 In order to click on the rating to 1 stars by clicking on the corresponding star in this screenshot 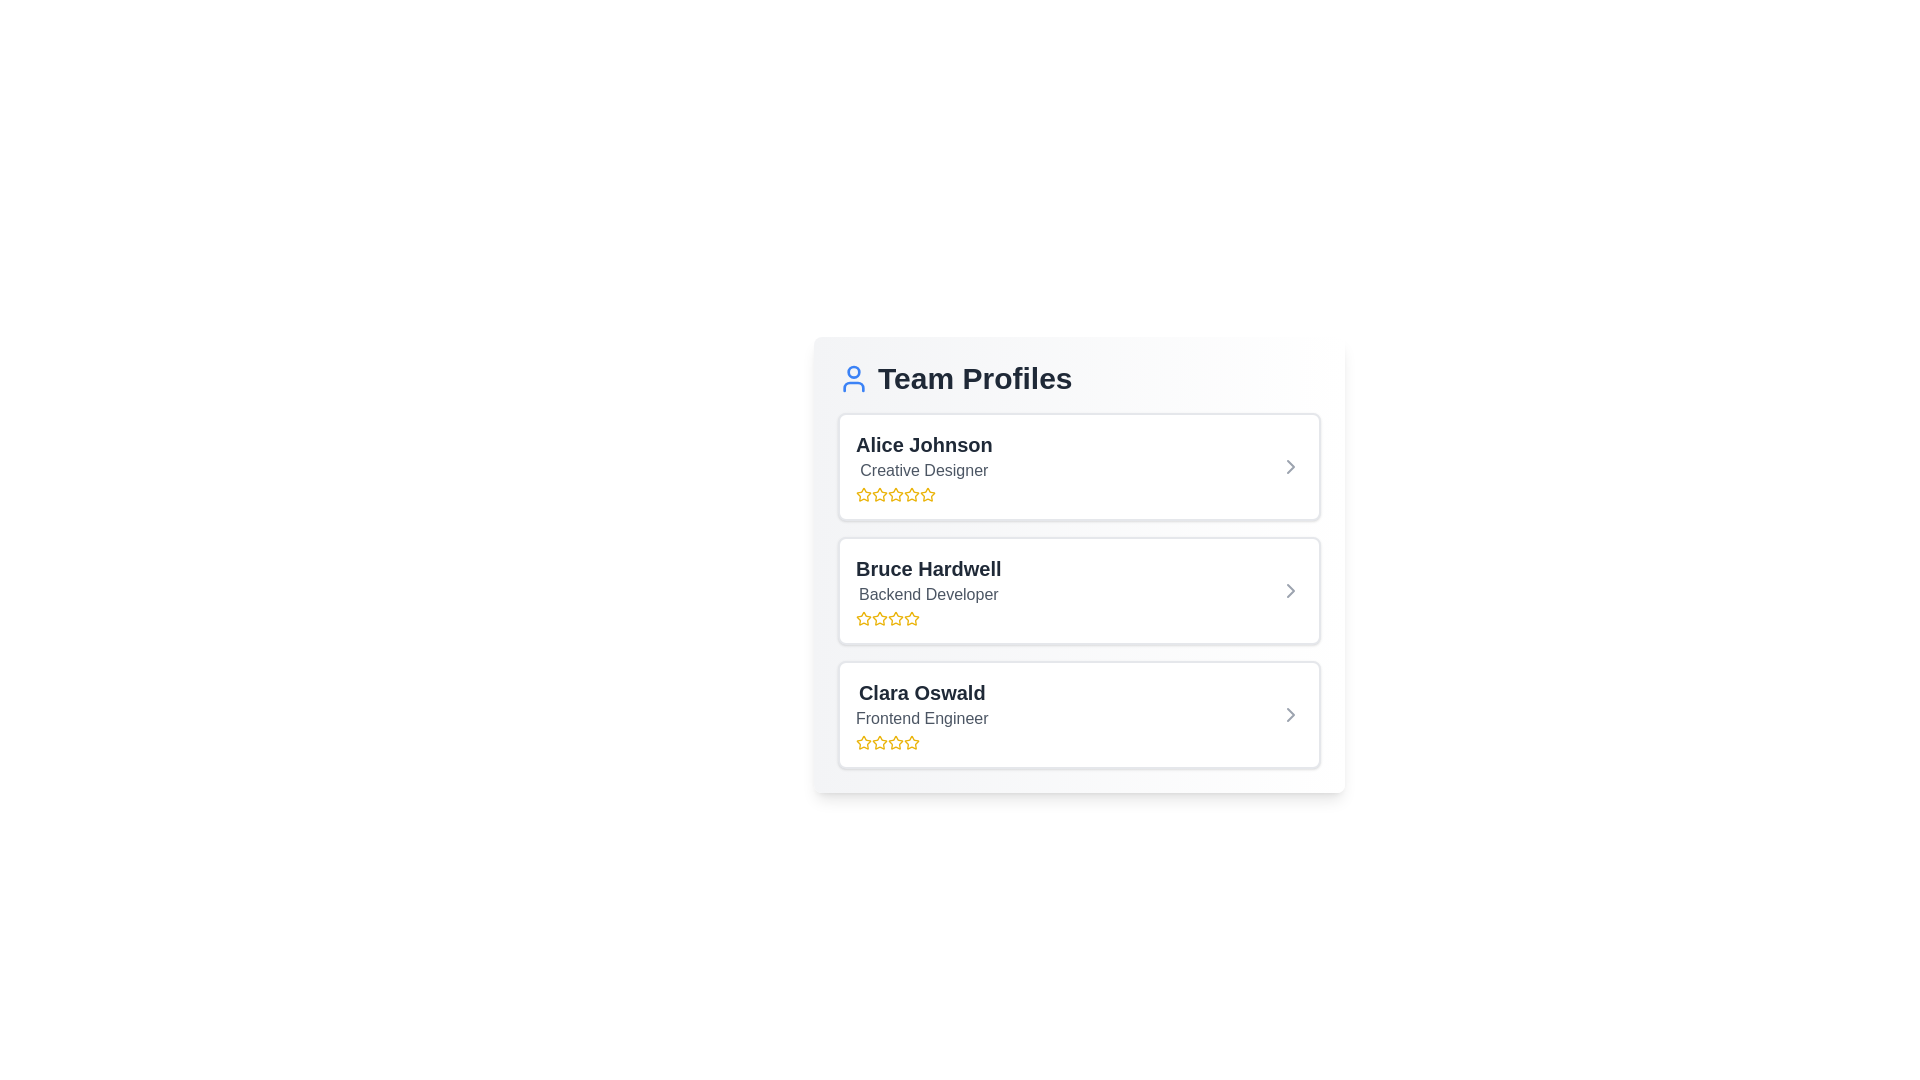, I will do `click(864, 494)`.